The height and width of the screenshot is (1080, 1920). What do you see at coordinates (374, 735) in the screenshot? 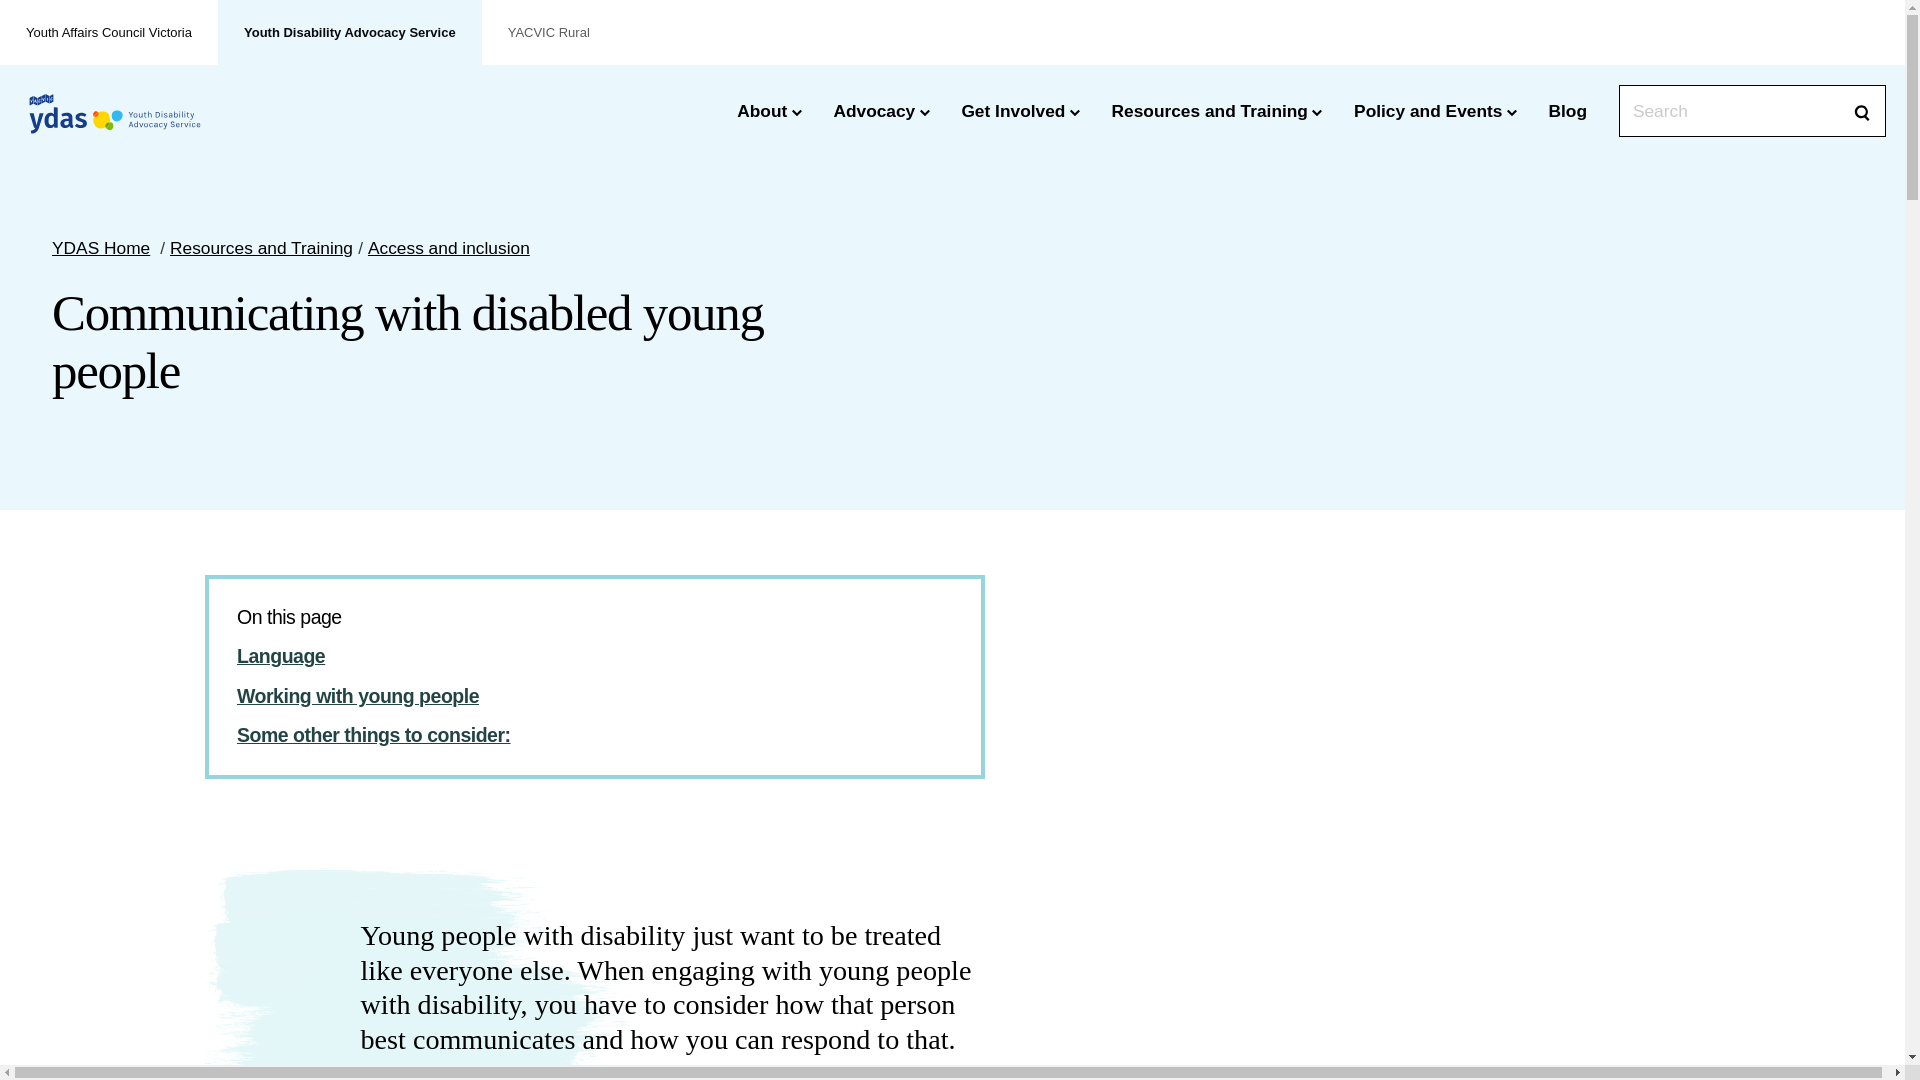
I see `'Some other things to consider:'` at bounding box center [374, 735].